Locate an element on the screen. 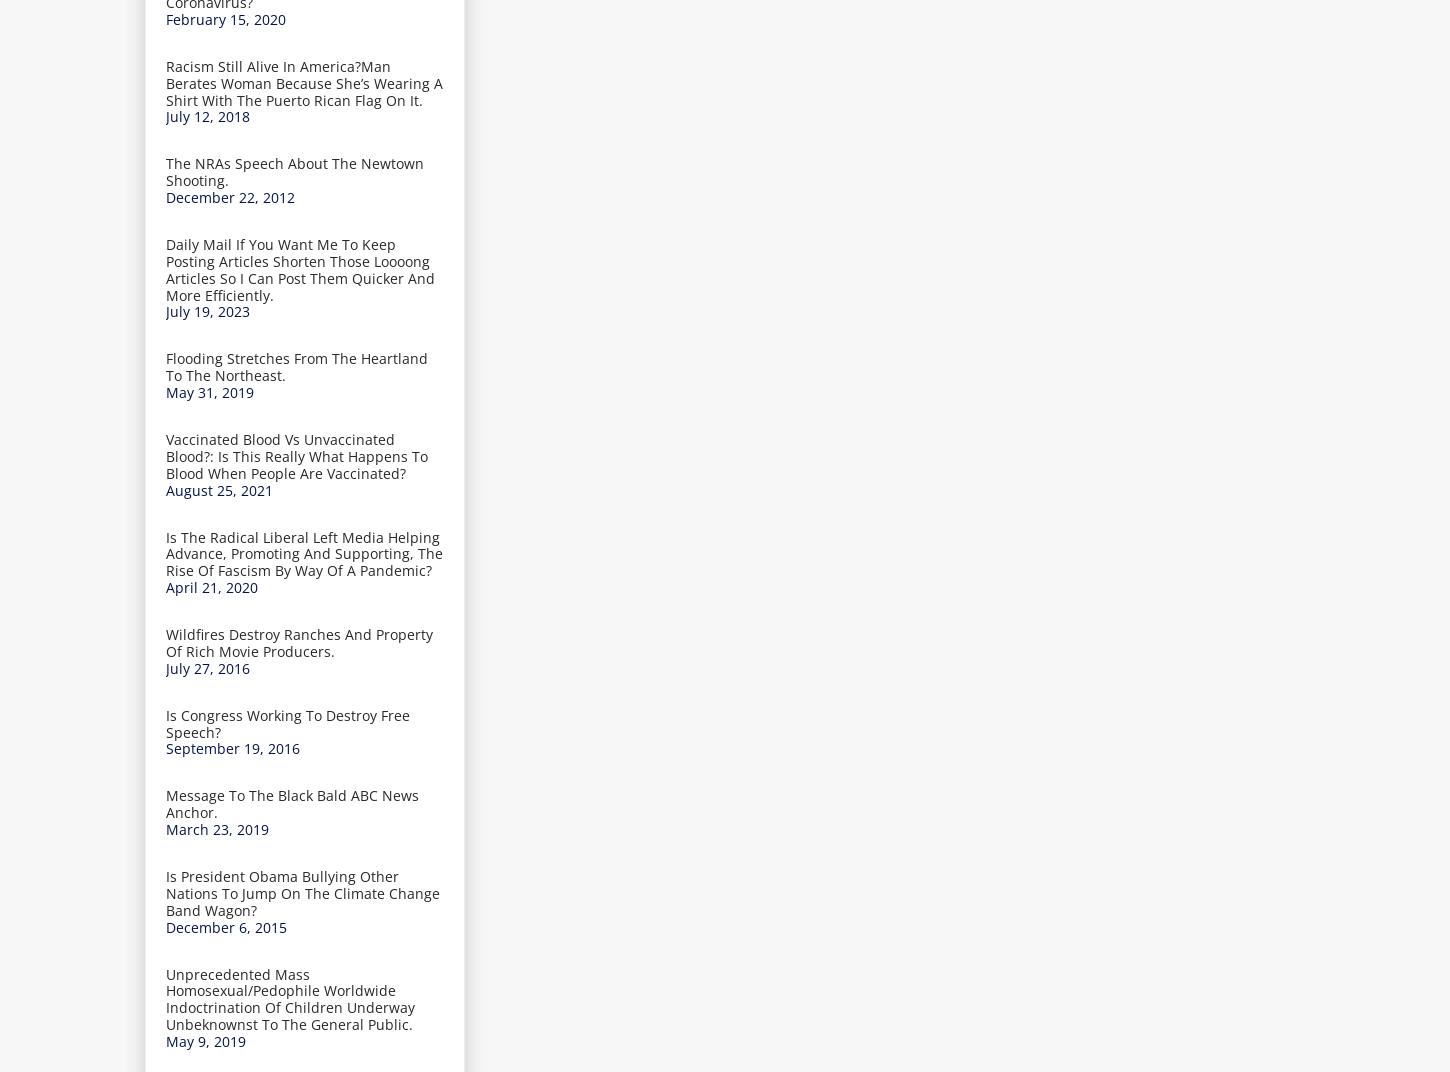  'March 23, 2019' is located at coordinates (165, 828).